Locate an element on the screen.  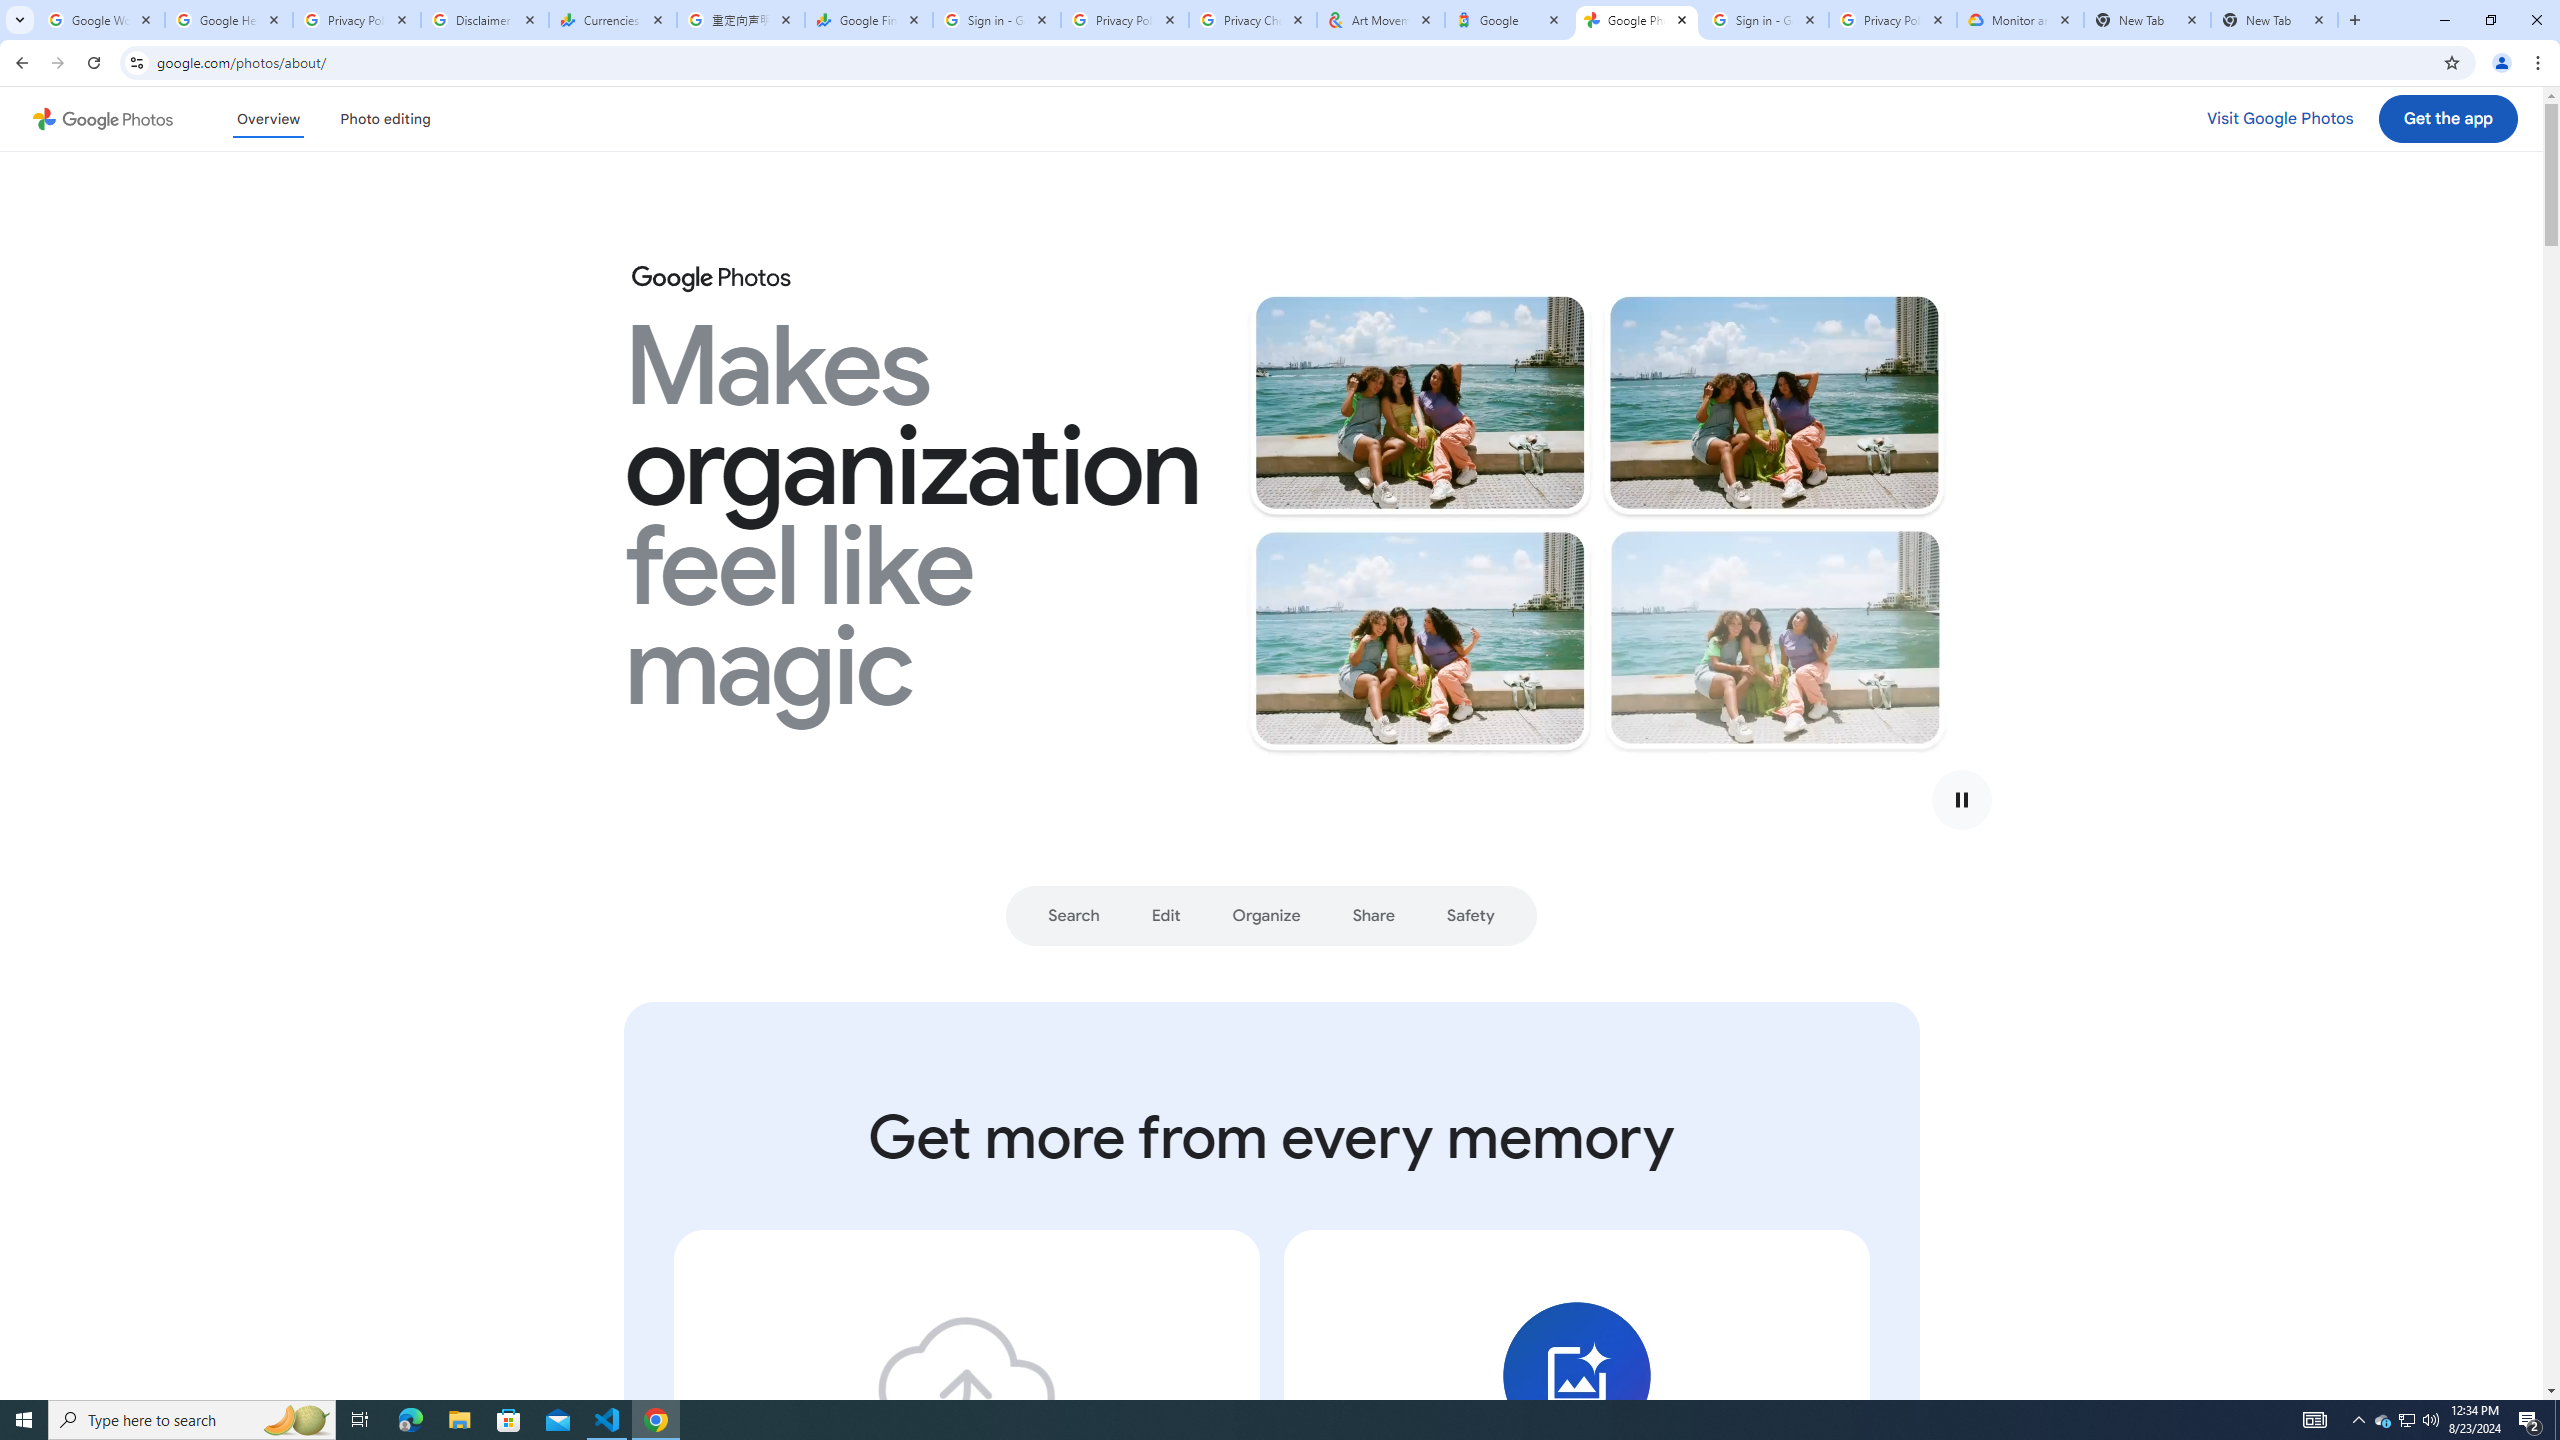
'Visit Google Photos' is located at coordinates (2279, 118).